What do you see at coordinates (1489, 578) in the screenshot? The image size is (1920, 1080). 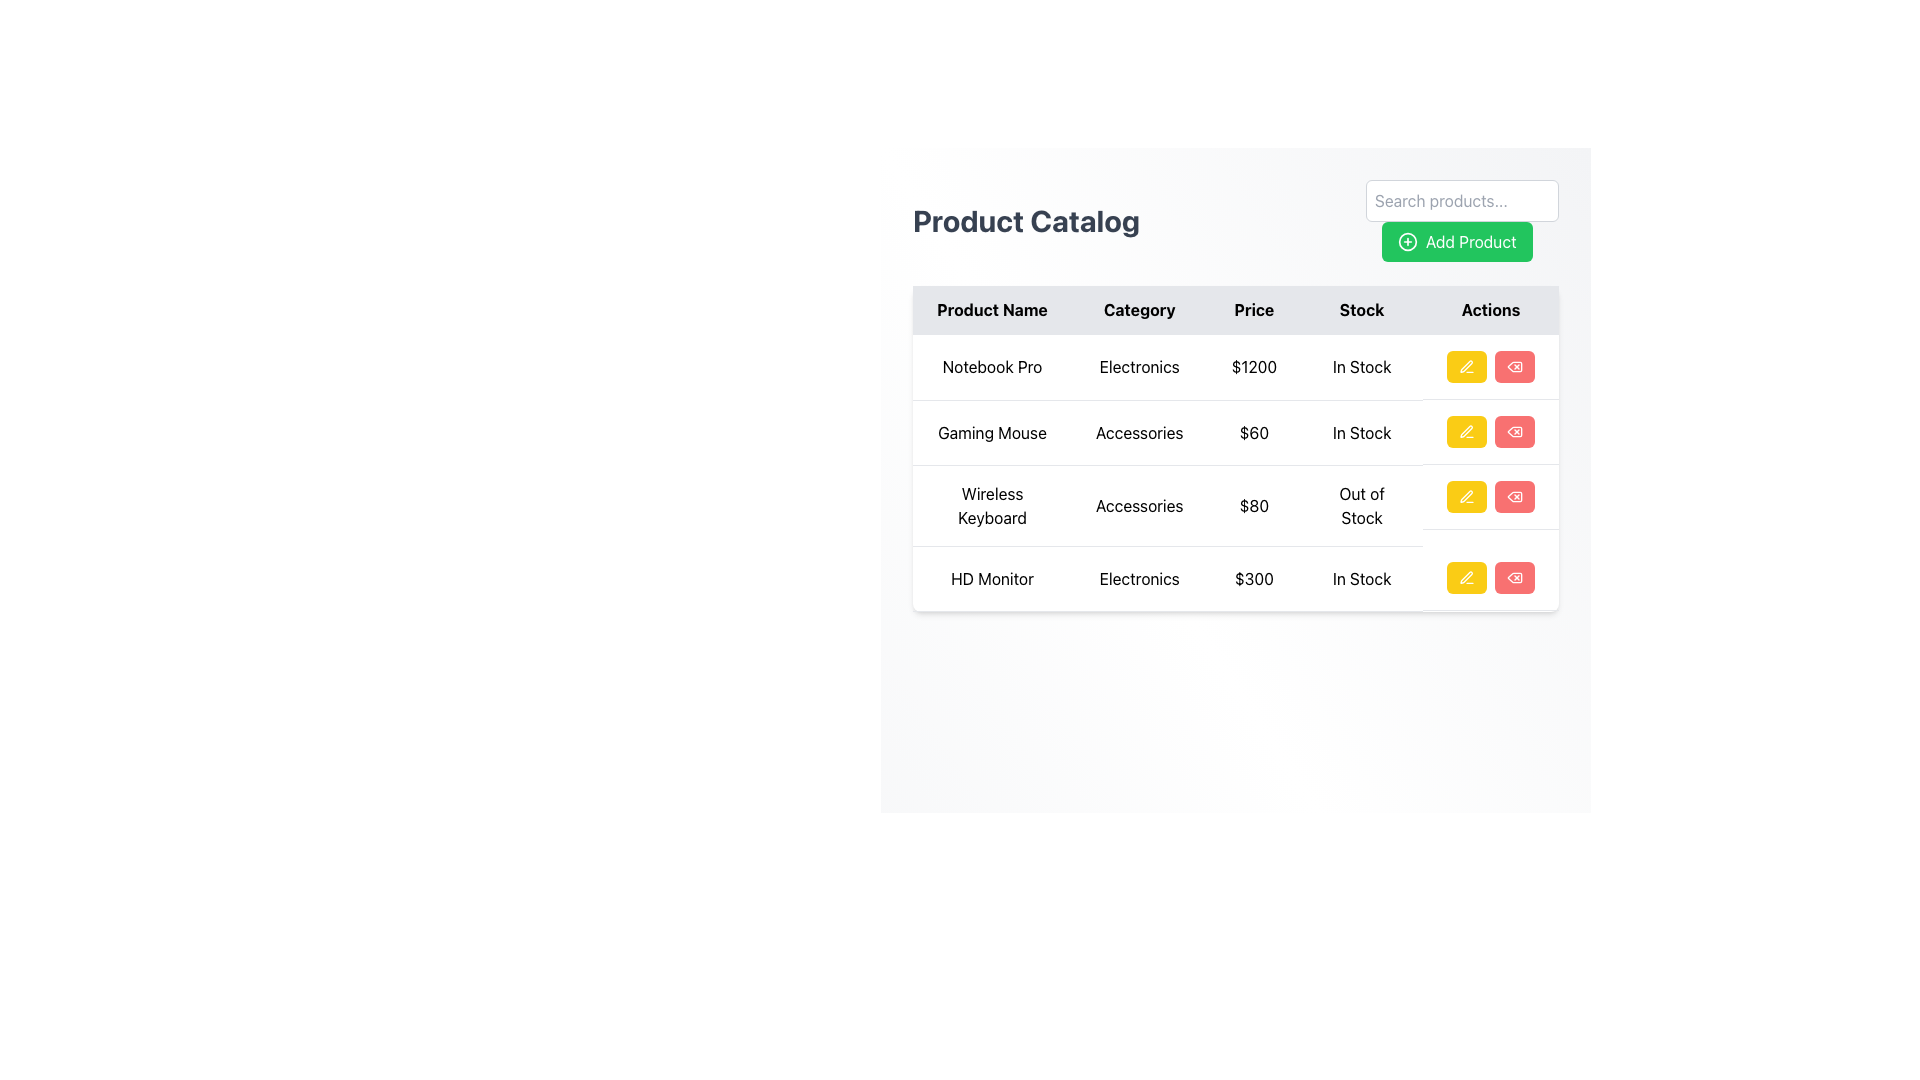 I see `the yellow button located in the 'Actions' column of the 'HD Monitor' product row` at bounding box center [1489, 578].